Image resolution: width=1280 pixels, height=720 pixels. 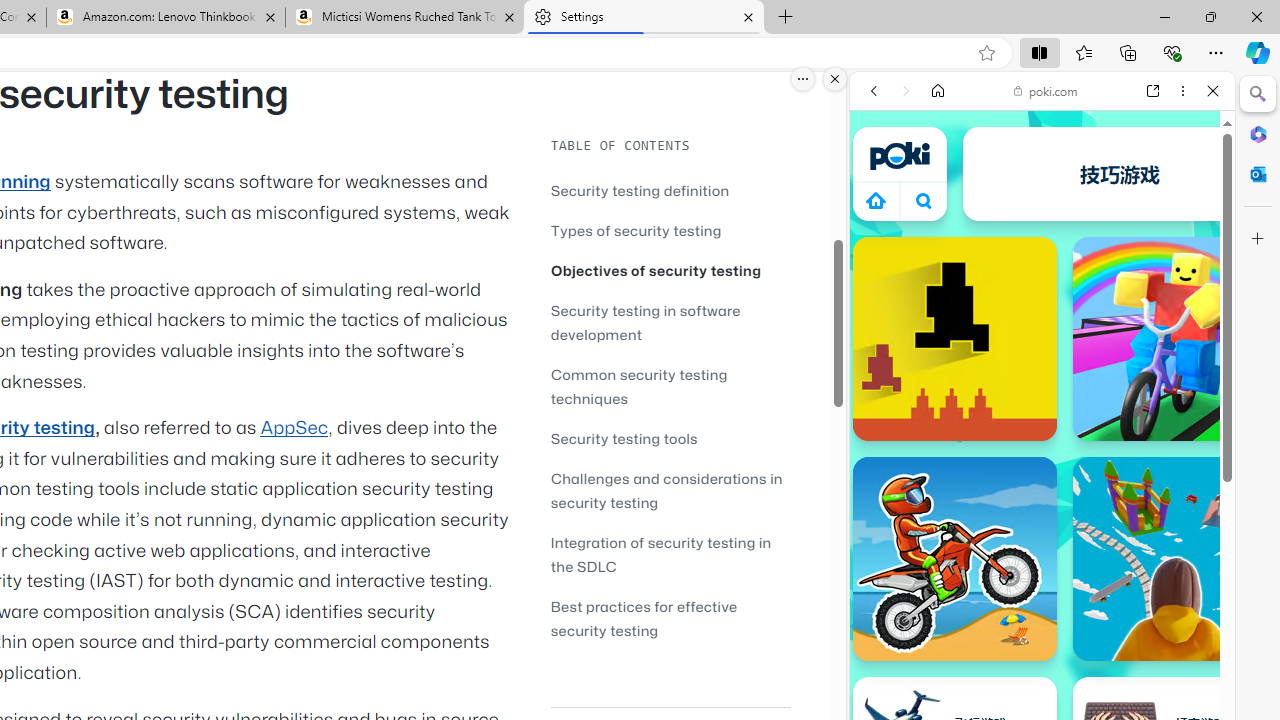 I want to click on 'Security testing tools', so click(x=670, y=437).